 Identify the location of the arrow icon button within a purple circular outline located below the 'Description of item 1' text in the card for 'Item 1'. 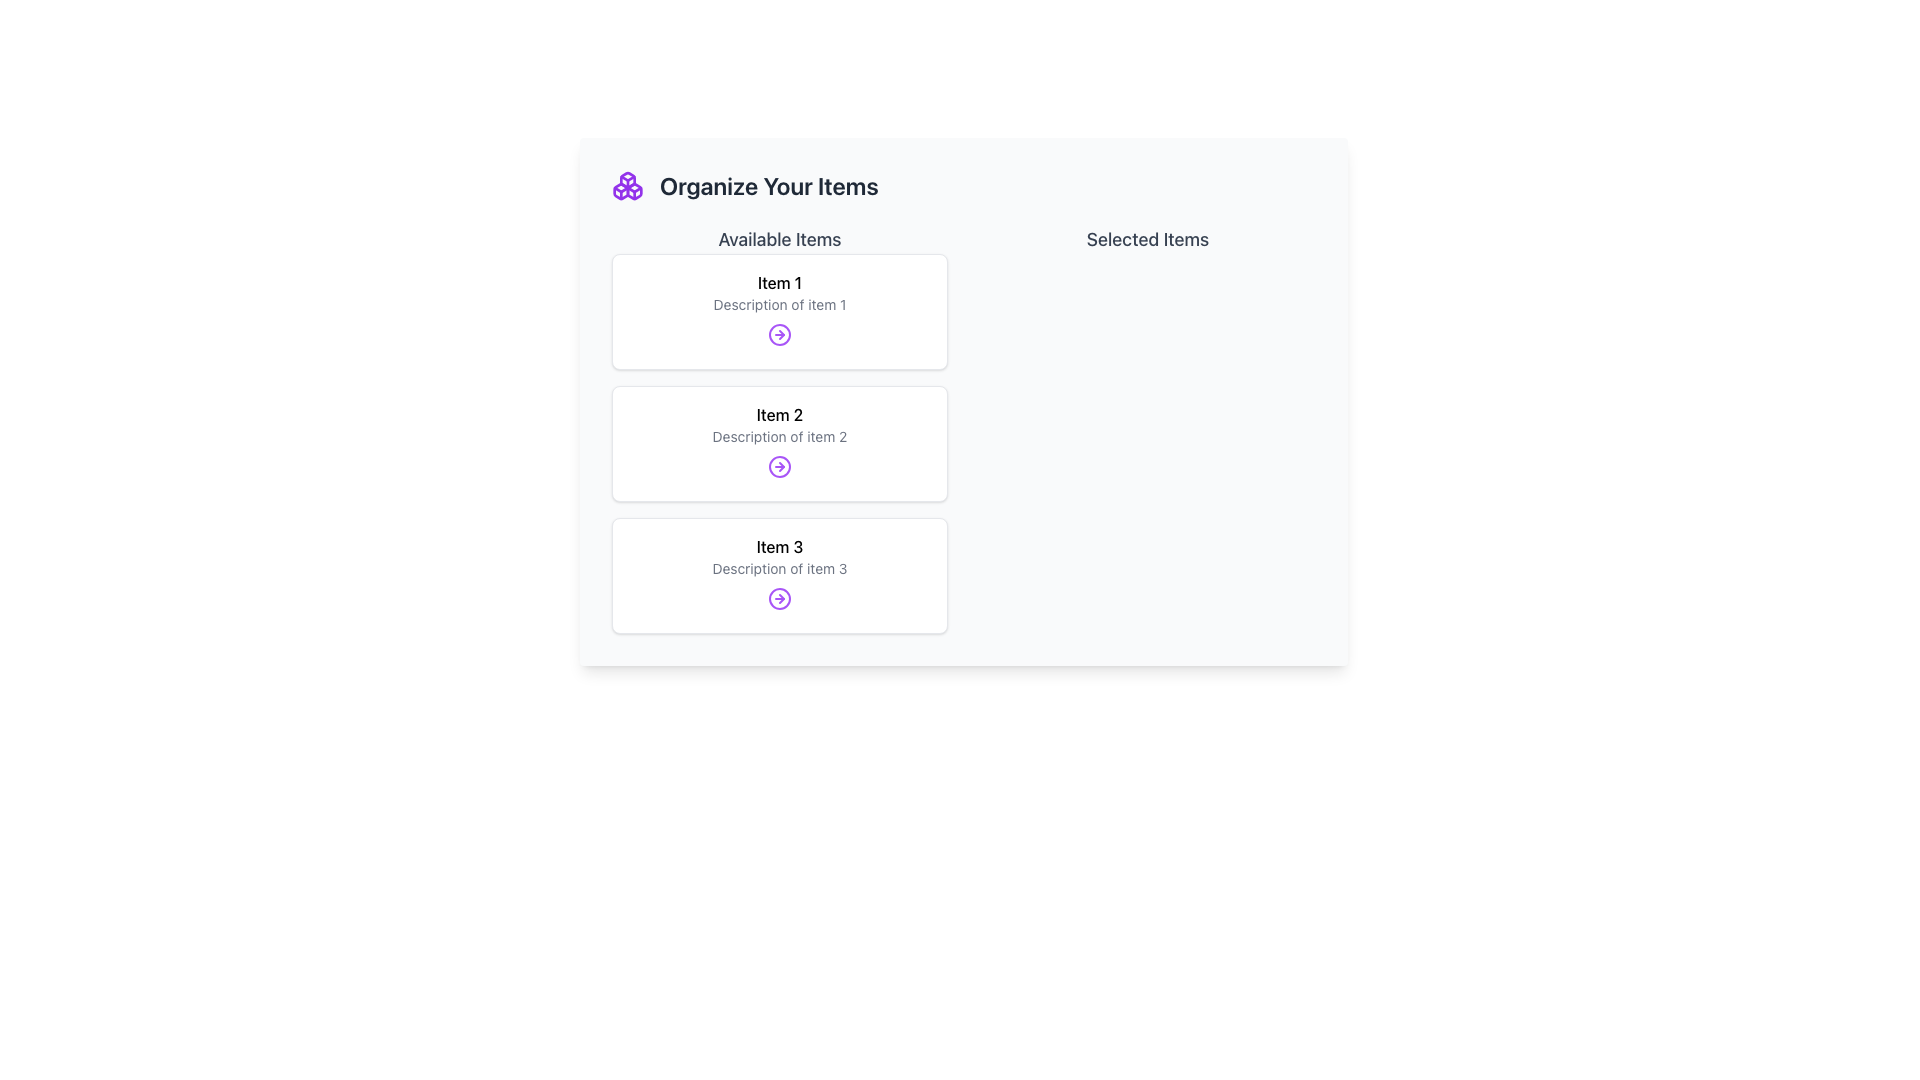
(778, 334).